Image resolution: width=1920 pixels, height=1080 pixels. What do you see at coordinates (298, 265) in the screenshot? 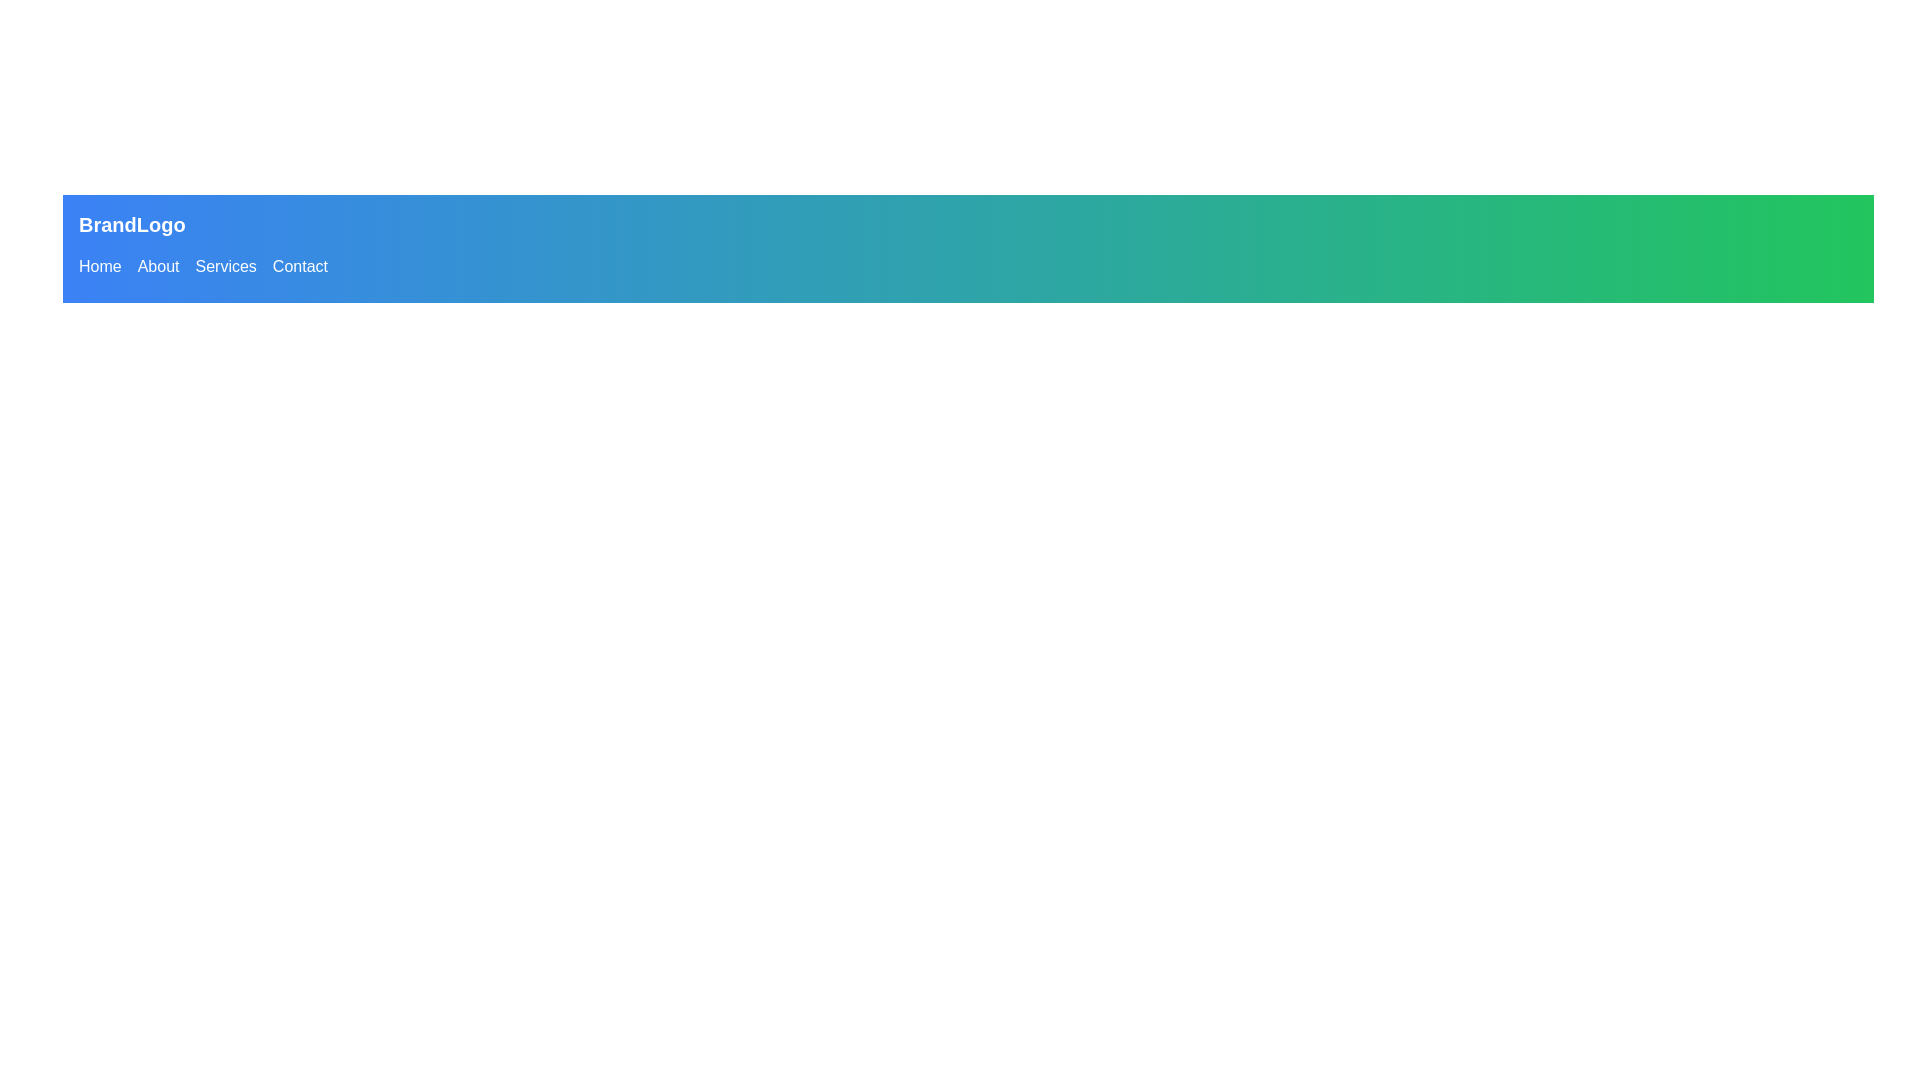
I see `the 'Contact' hyperlink in the horizontal navigation menu` at bounding box center [298, 265].